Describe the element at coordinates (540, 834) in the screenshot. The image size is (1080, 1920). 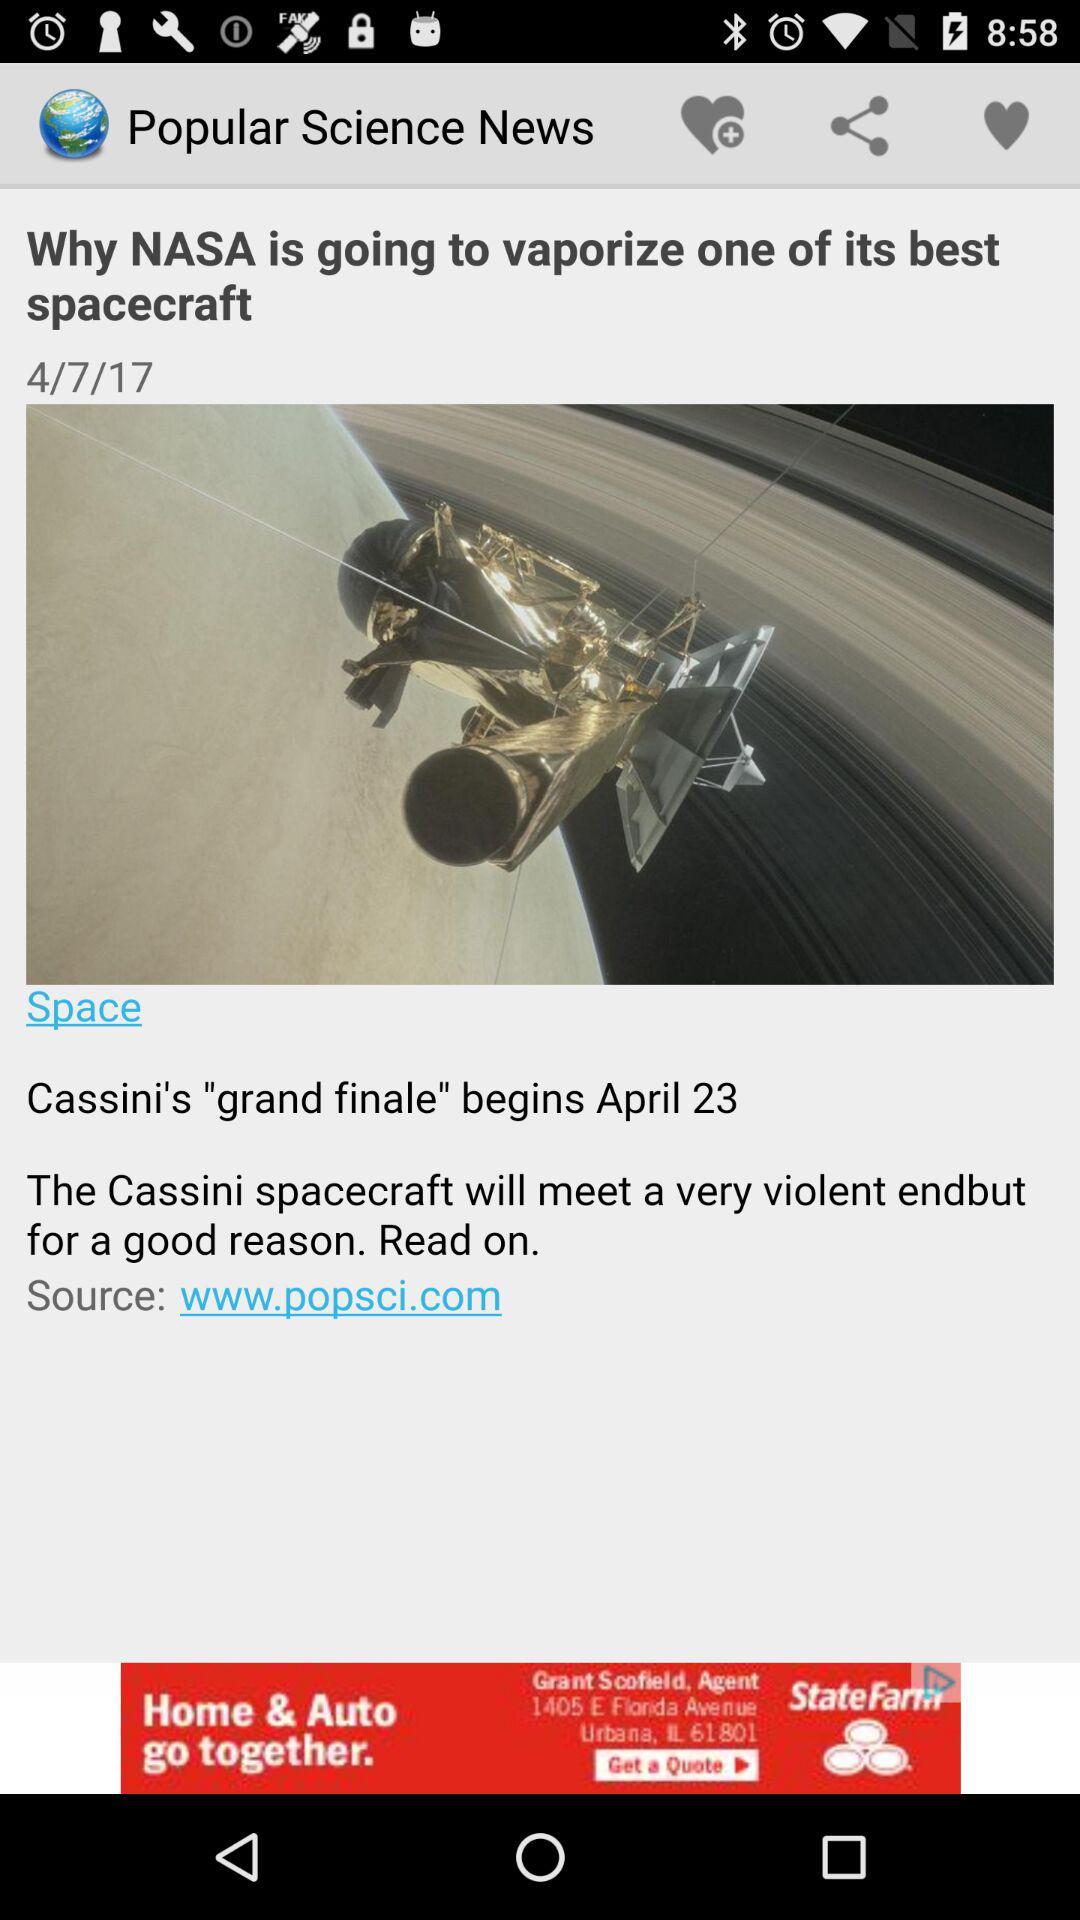
I see `image` at that location.